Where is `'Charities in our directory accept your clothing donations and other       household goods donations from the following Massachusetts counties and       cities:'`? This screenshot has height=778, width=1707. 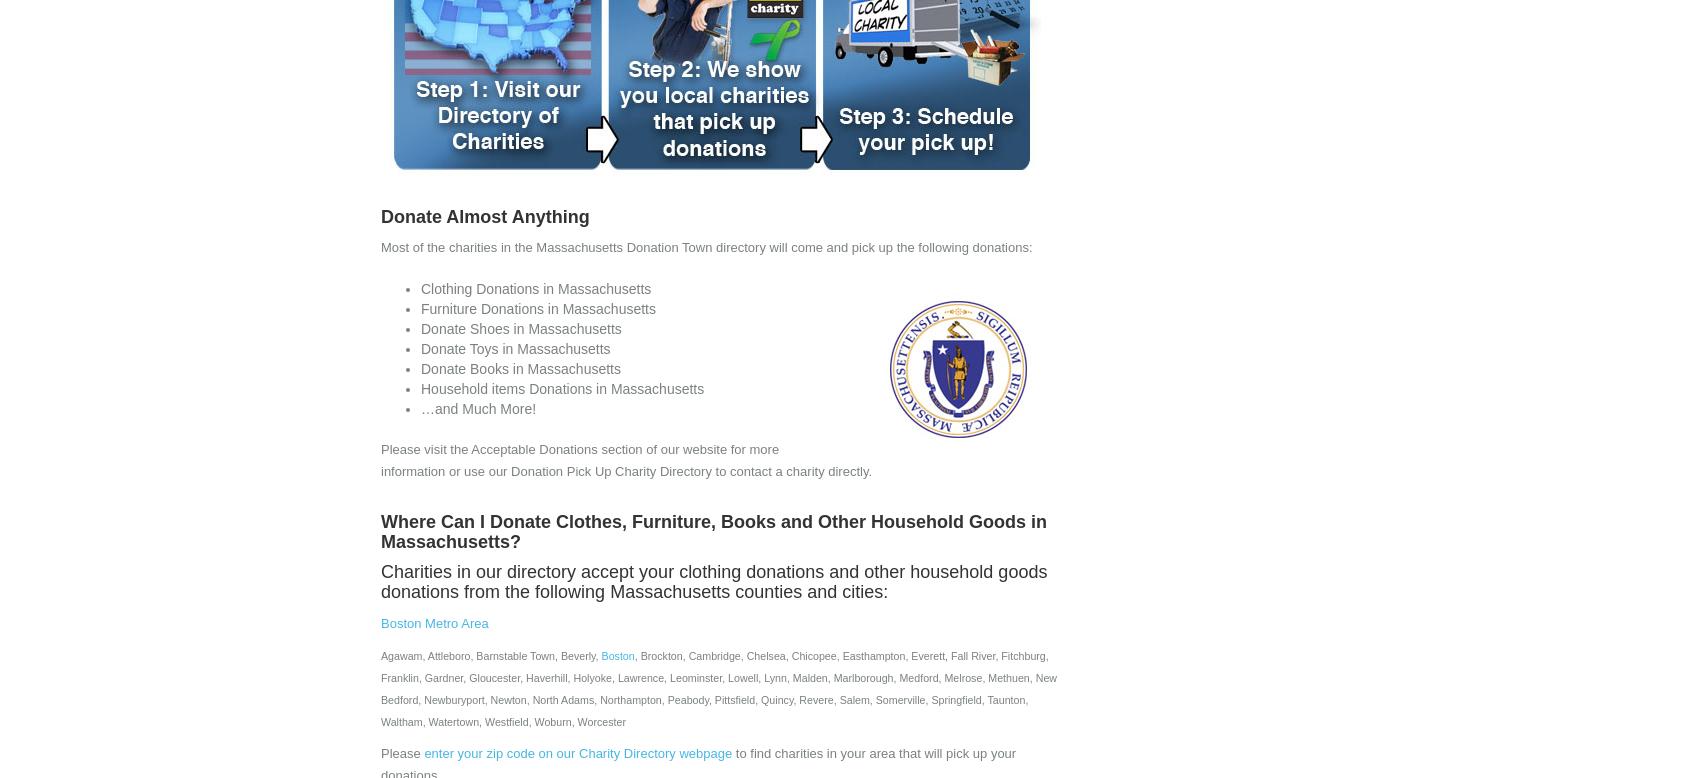
'Charities in our directory accept your clothing donations and other       household goods donations from the following Massachusetts counties and       cities:' is located at coordinates (714, 581).